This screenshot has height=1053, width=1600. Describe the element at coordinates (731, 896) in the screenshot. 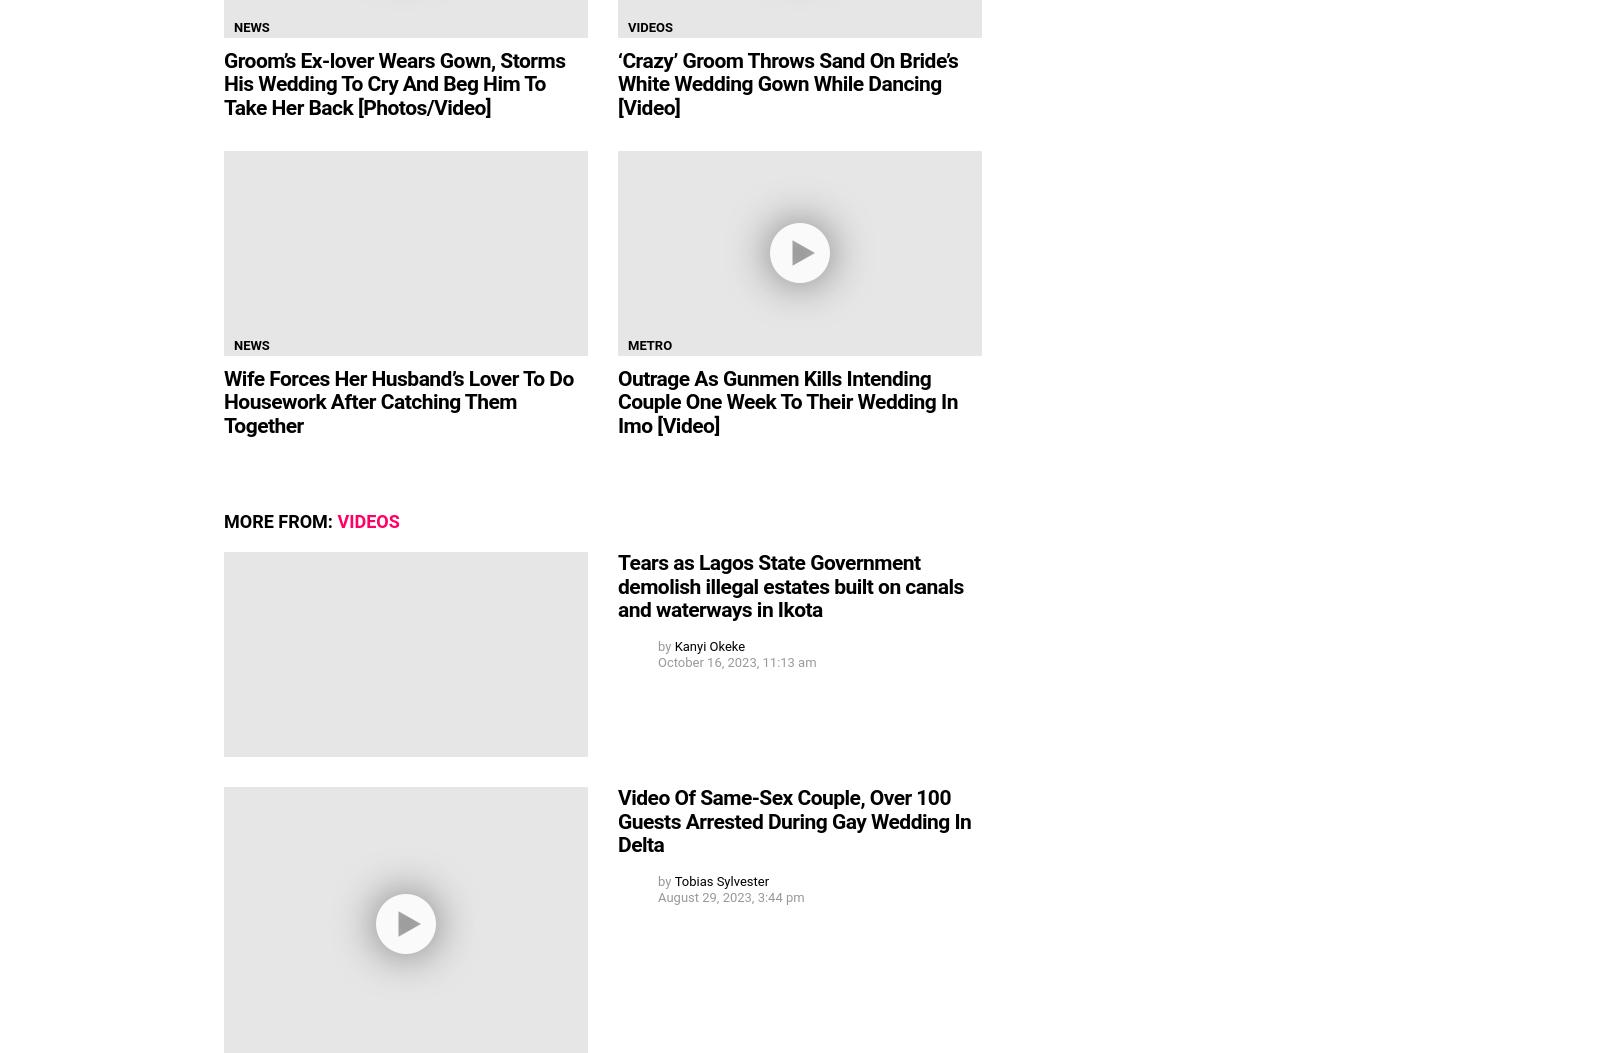

I see `'August 29, 2023, 3:44 pm'` at that location.